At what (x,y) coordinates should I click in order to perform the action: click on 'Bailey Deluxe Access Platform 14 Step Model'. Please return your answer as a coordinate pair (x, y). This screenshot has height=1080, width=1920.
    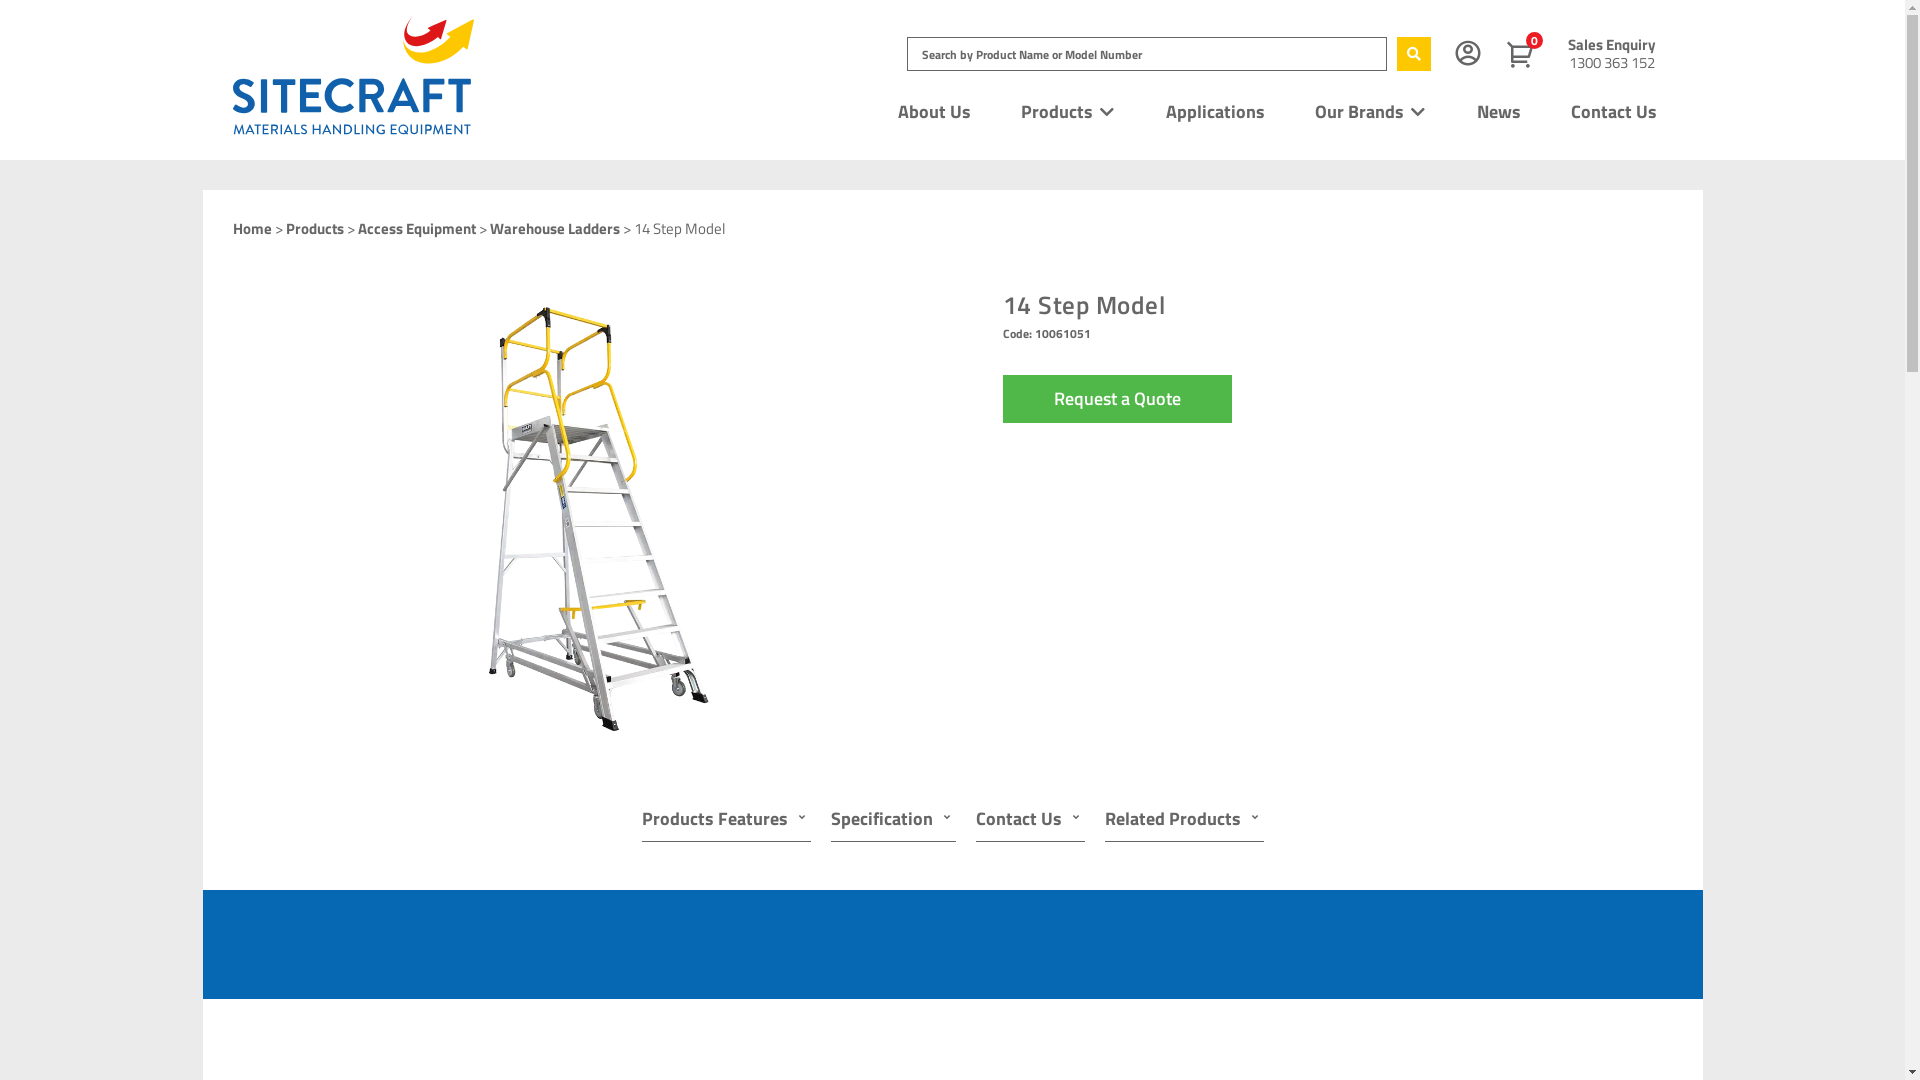
    Looking at the image, I should click on (575, 515).